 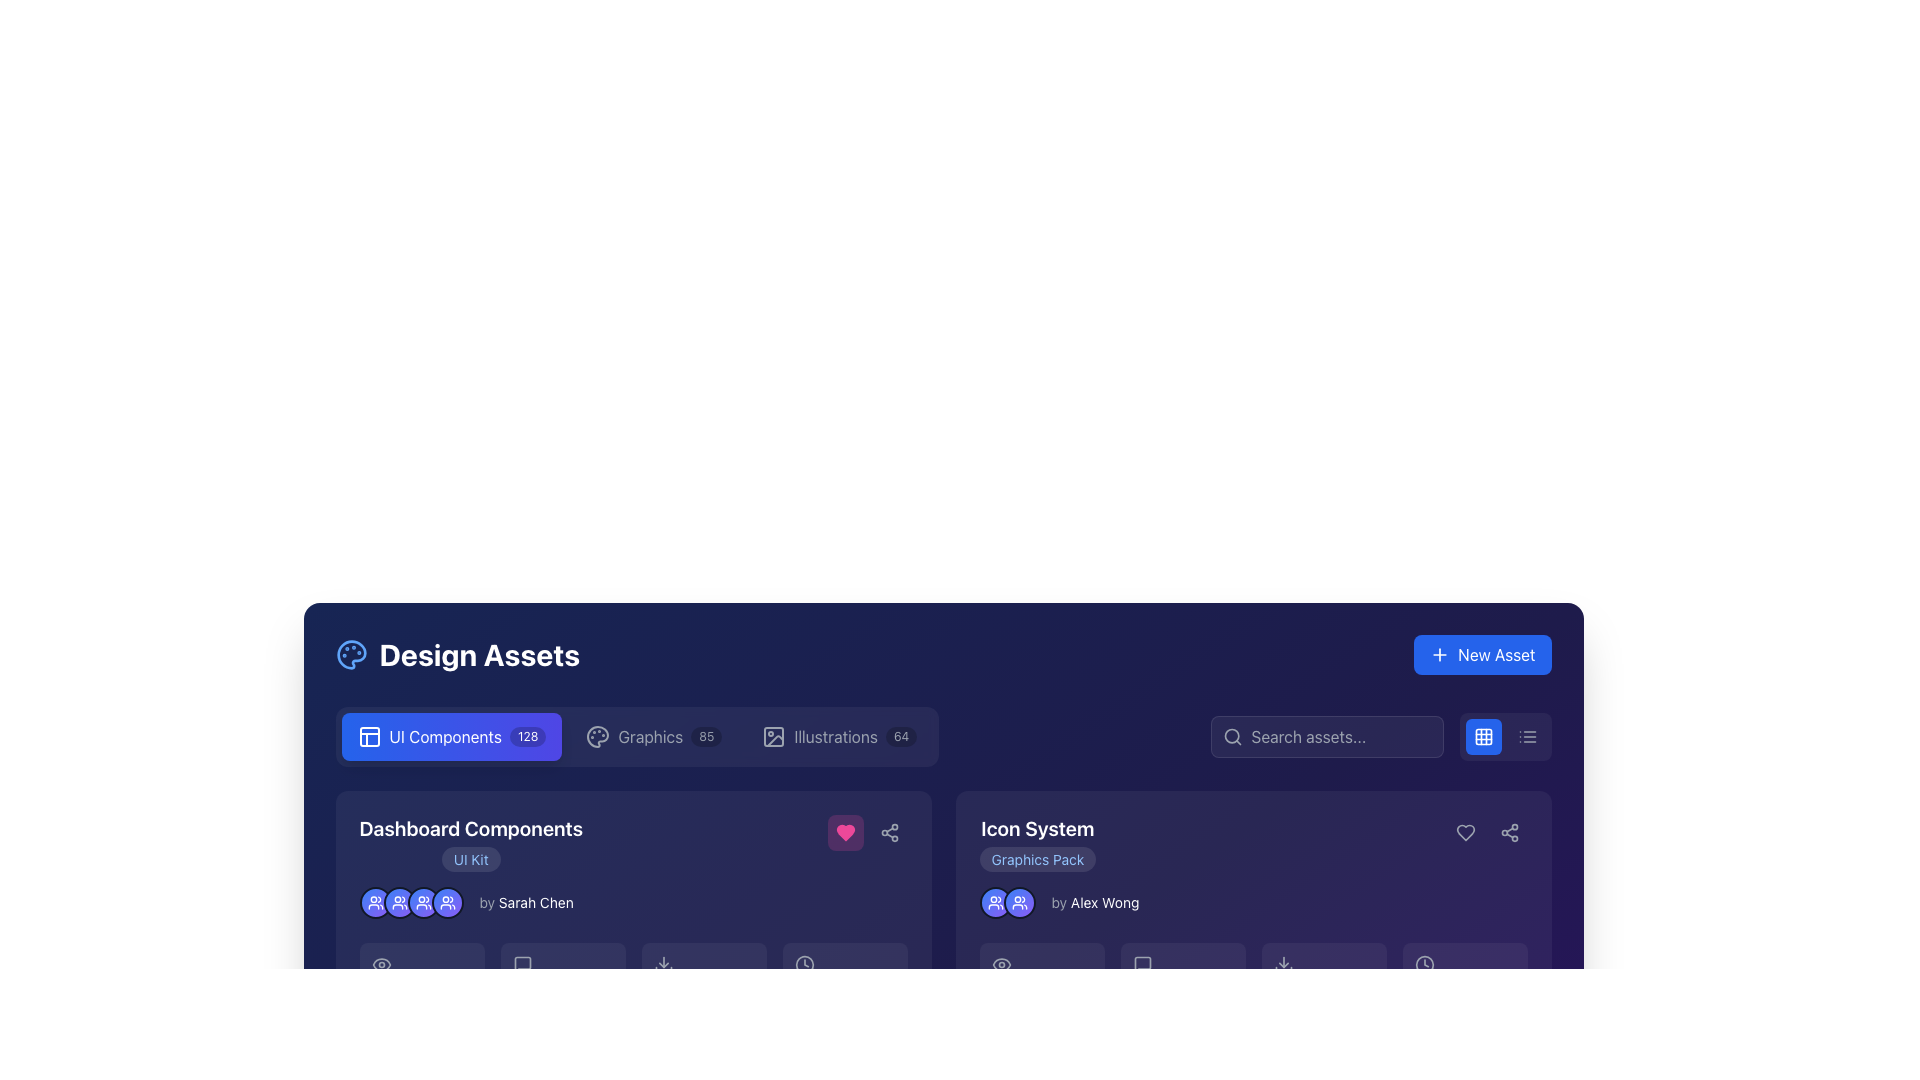 What do you see at coordinates (1509, 833) in the screenshot?
I see `the sharing button, which is a circular icon with a central dot and three connected dots, located to the right of a heart-shaped icon in the top-right corner of the interface` at bounding box center [1509, 833].